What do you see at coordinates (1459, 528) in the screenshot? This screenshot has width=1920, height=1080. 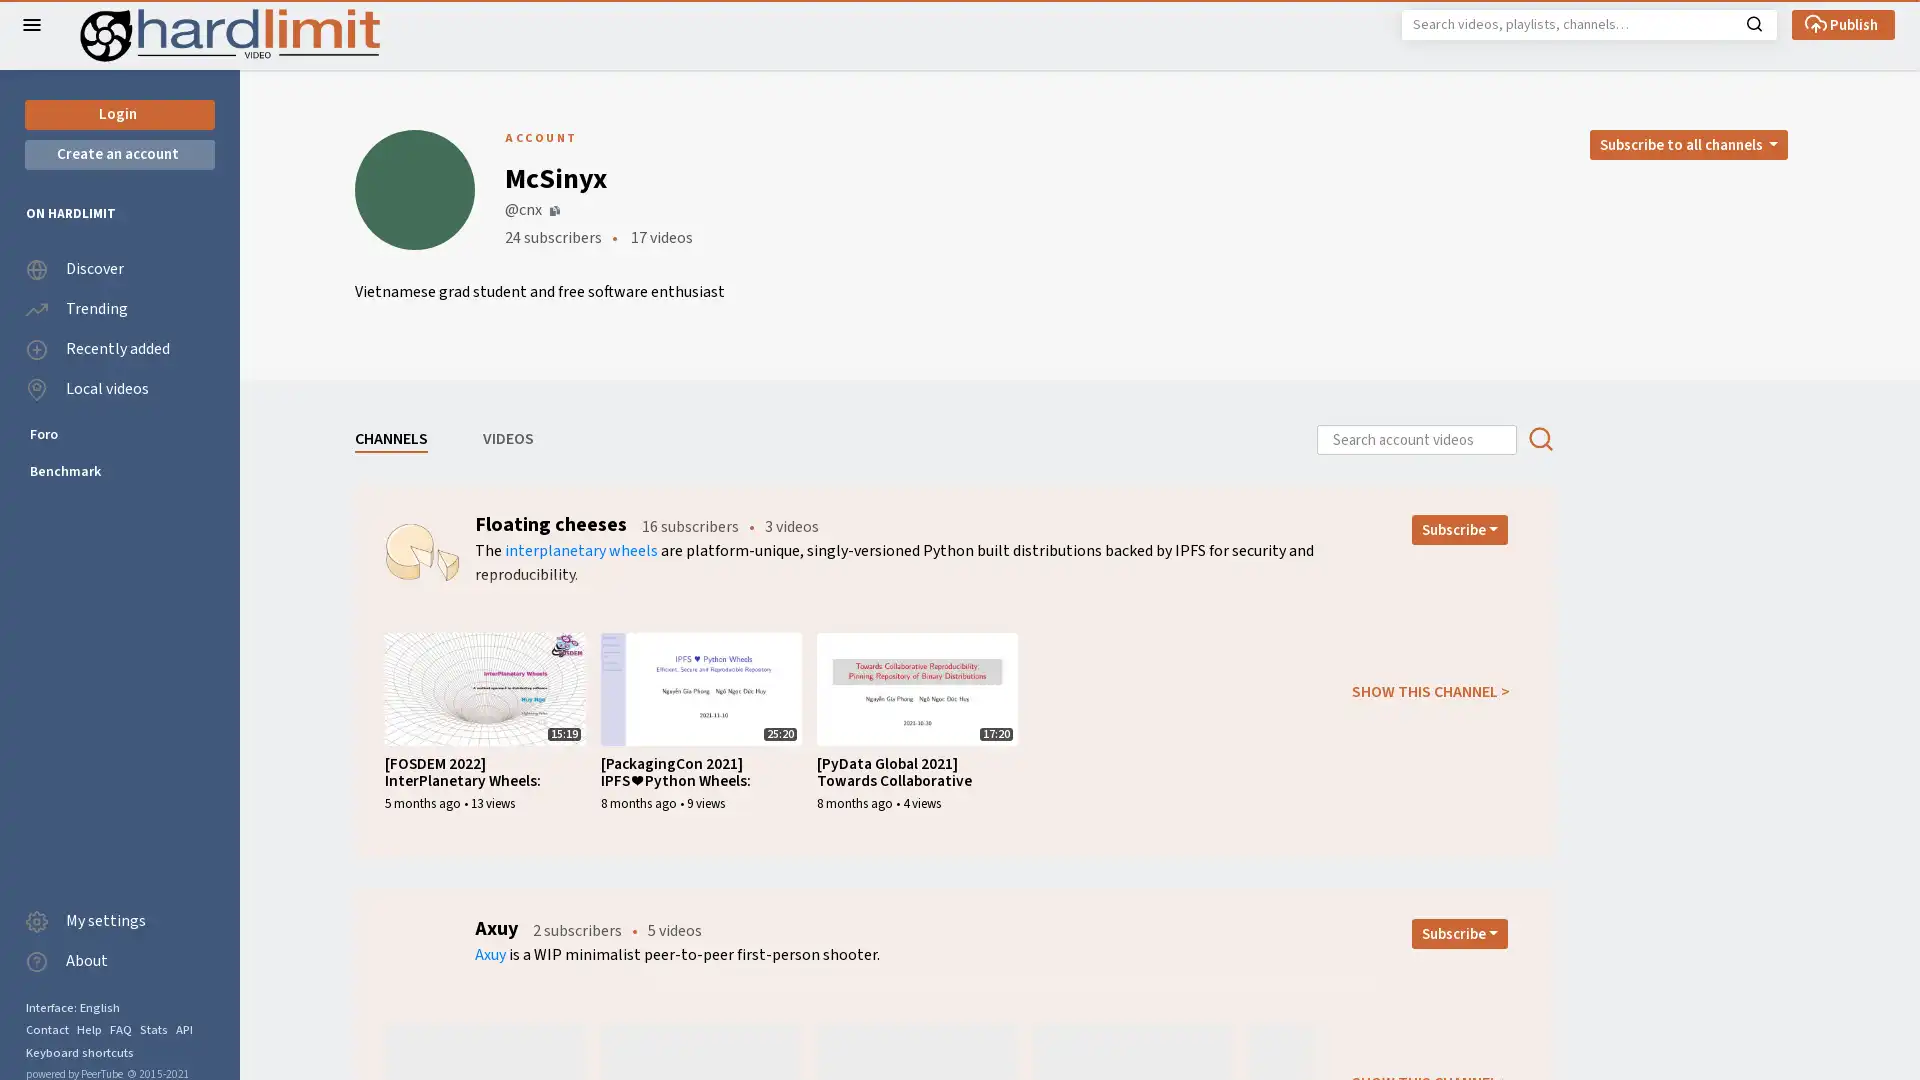 I see `Open subscription dropdown` at bounding box center [1459, 528].